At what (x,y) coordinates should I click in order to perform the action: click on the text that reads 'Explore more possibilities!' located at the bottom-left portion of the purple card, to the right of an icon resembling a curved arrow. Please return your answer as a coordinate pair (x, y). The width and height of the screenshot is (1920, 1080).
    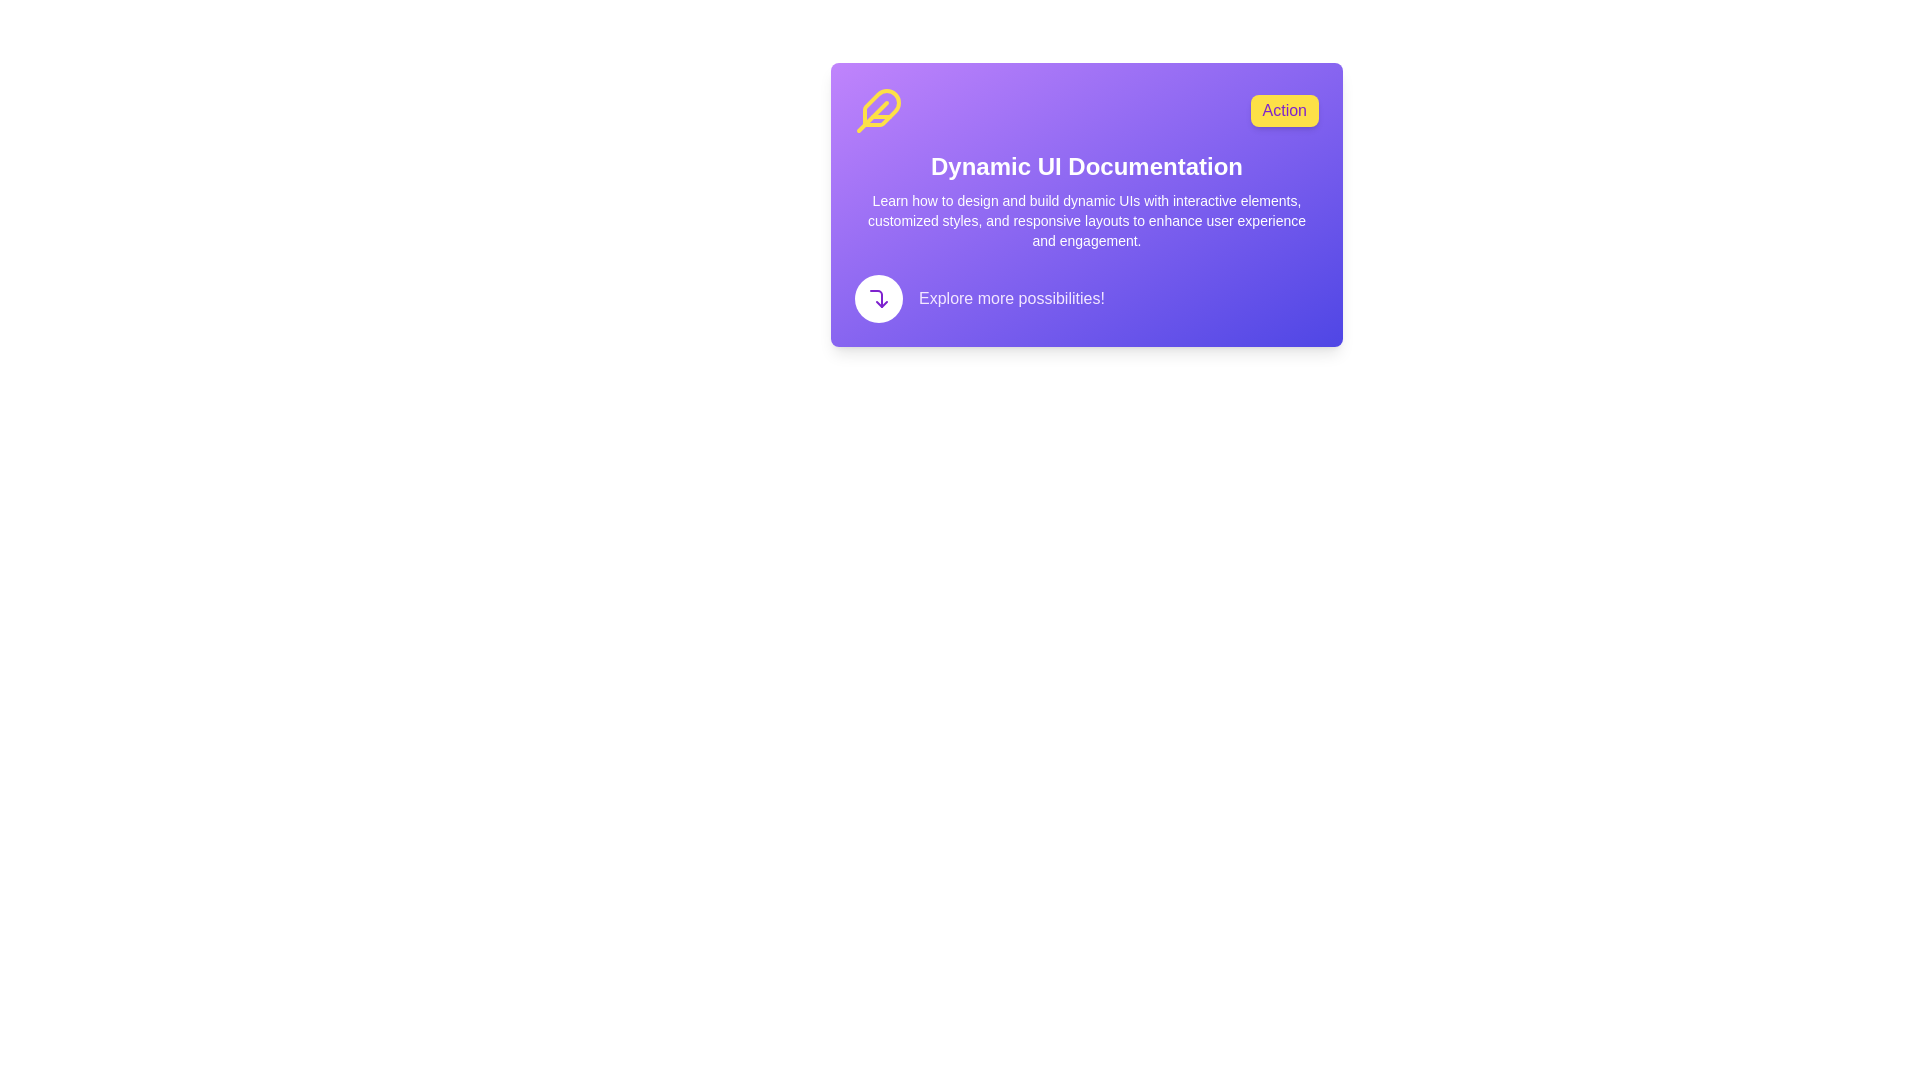
    Looking at the image, I should click on (1011, 299).